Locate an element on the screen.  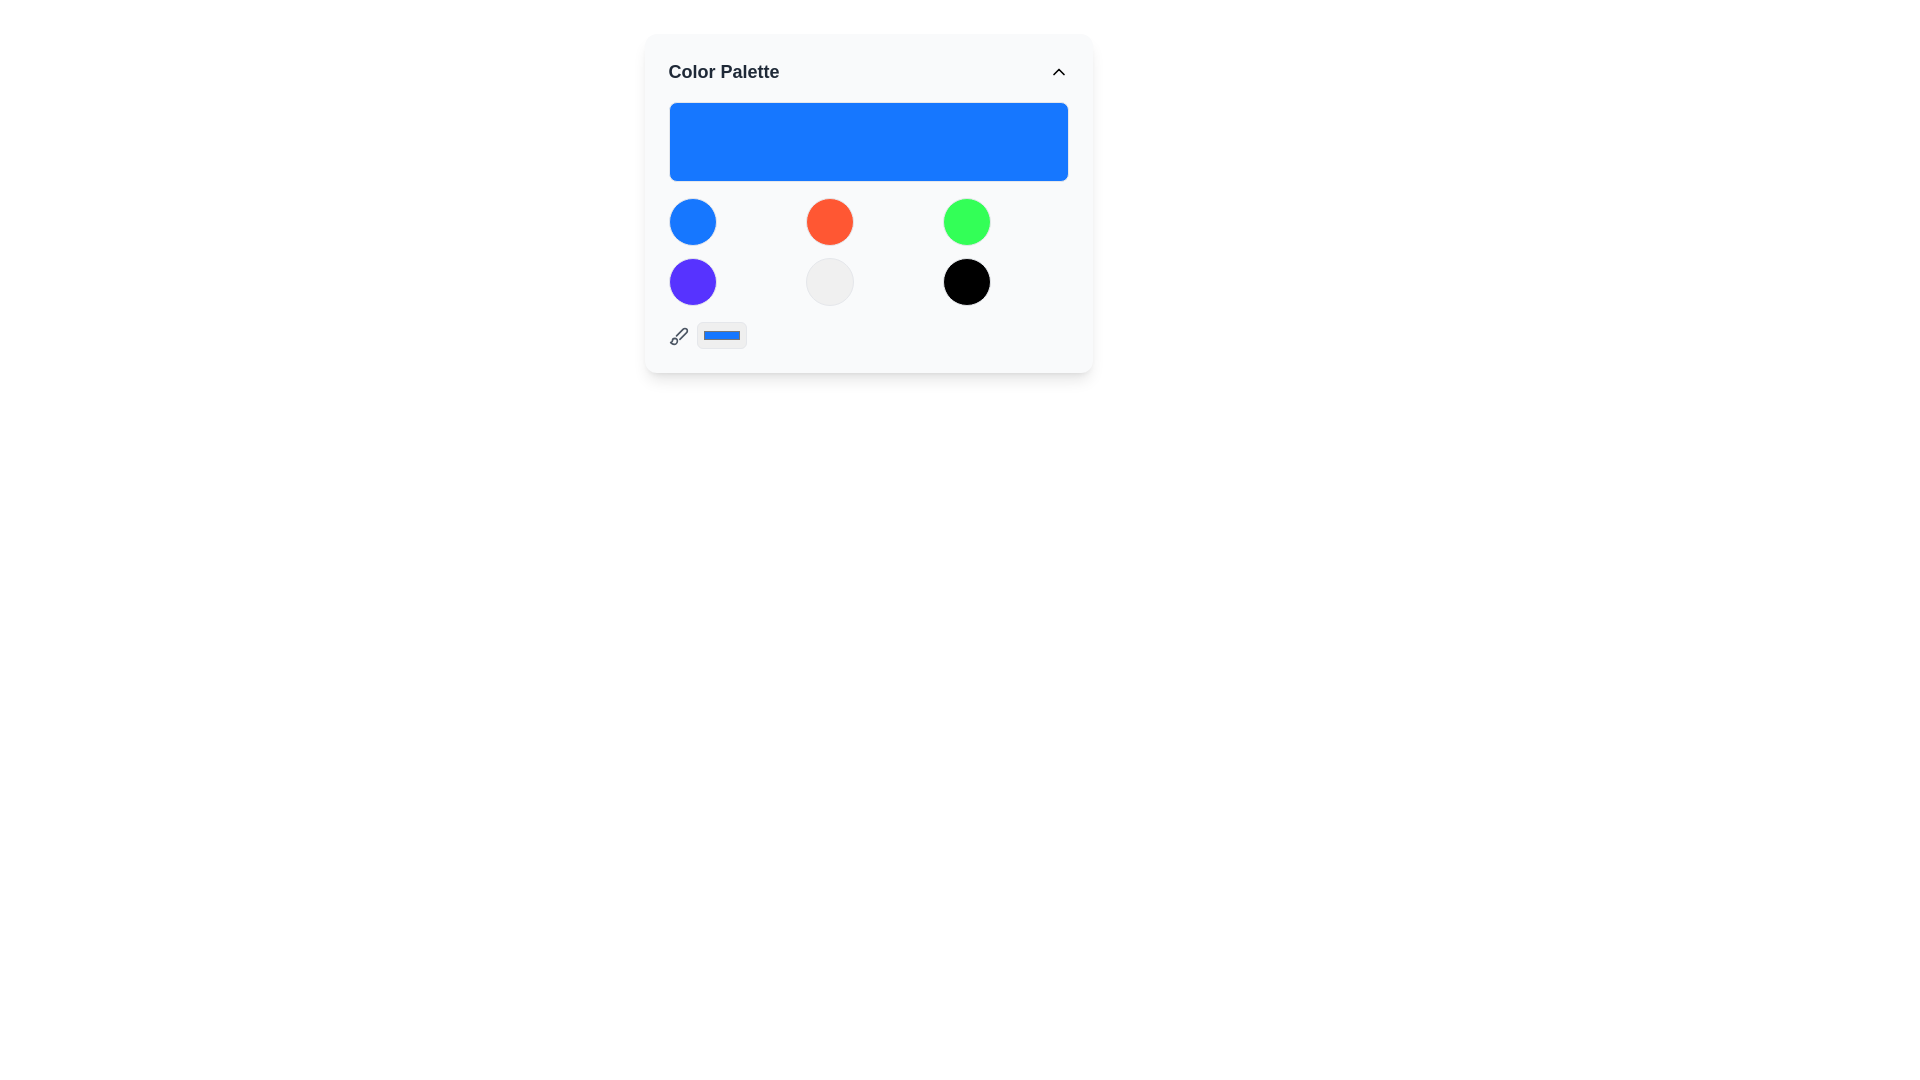
the green button located in the top row, third column of a 3x2 grid is located at coordinates (967, 222).